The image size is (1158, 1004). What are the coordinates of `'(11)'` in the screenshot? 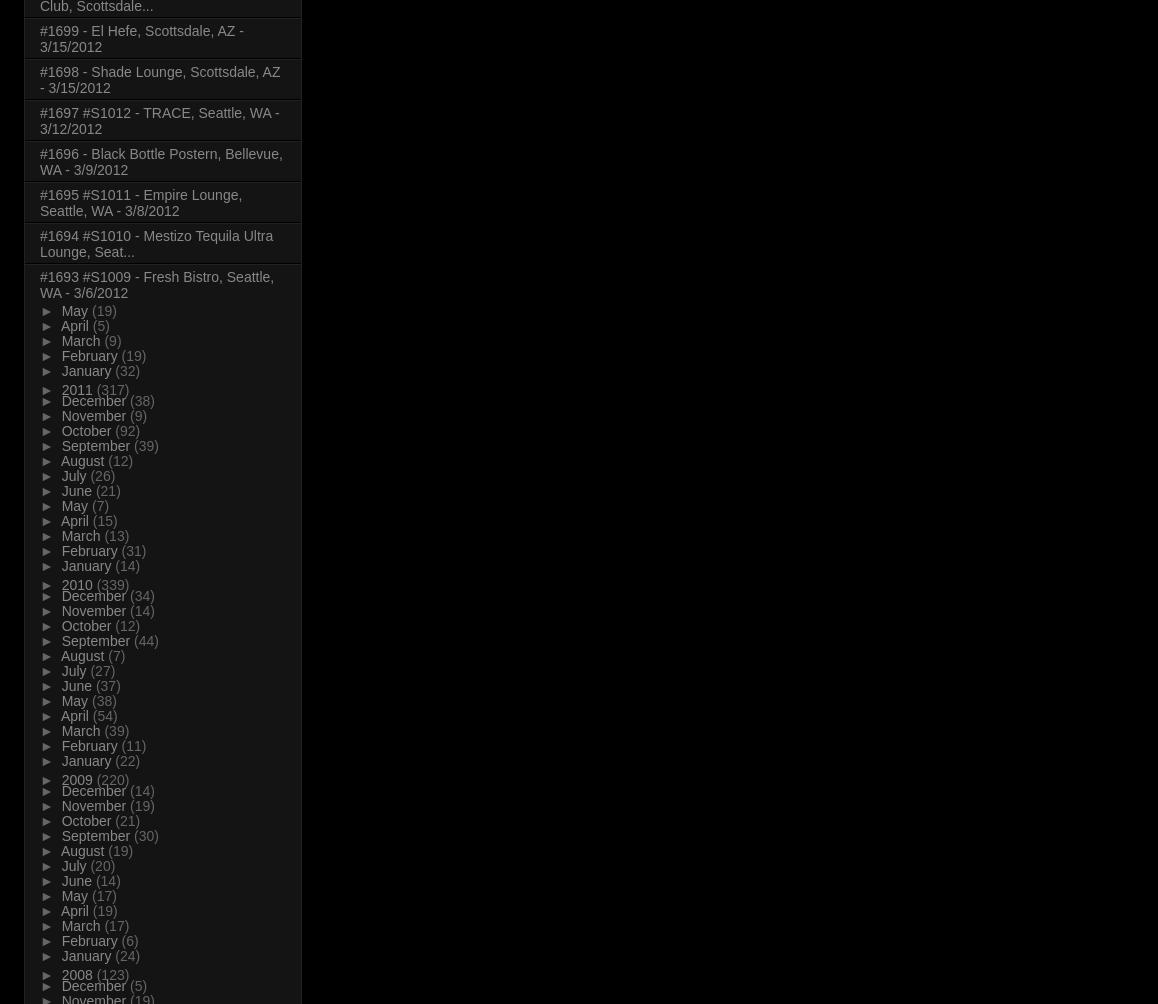 It's located at (132, 744).